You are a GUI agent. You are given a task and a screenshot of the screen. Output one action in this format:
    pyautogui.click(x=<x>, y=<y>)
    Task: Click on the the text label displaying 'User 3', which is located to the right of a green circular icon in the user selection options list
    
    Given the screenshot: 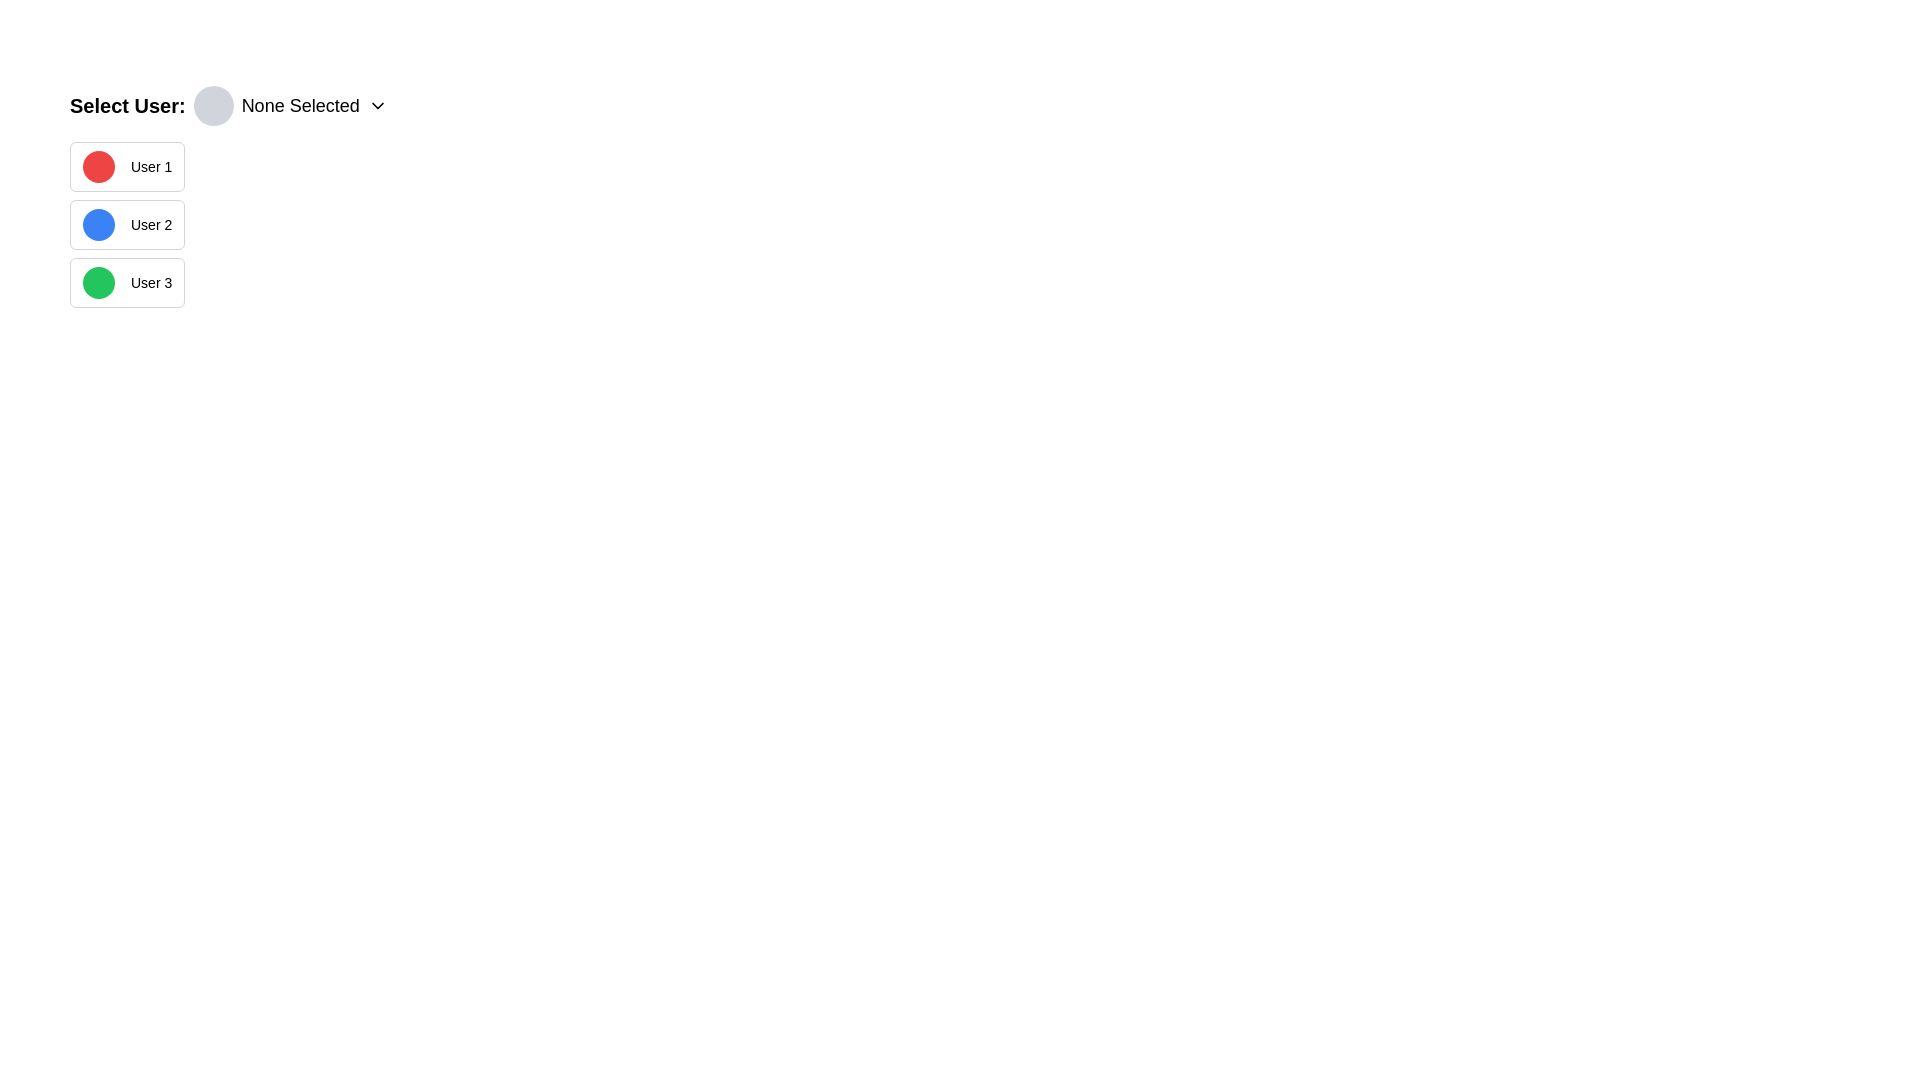 What is the action you would take?
    pyautogui.click(x=150, y=282)
    